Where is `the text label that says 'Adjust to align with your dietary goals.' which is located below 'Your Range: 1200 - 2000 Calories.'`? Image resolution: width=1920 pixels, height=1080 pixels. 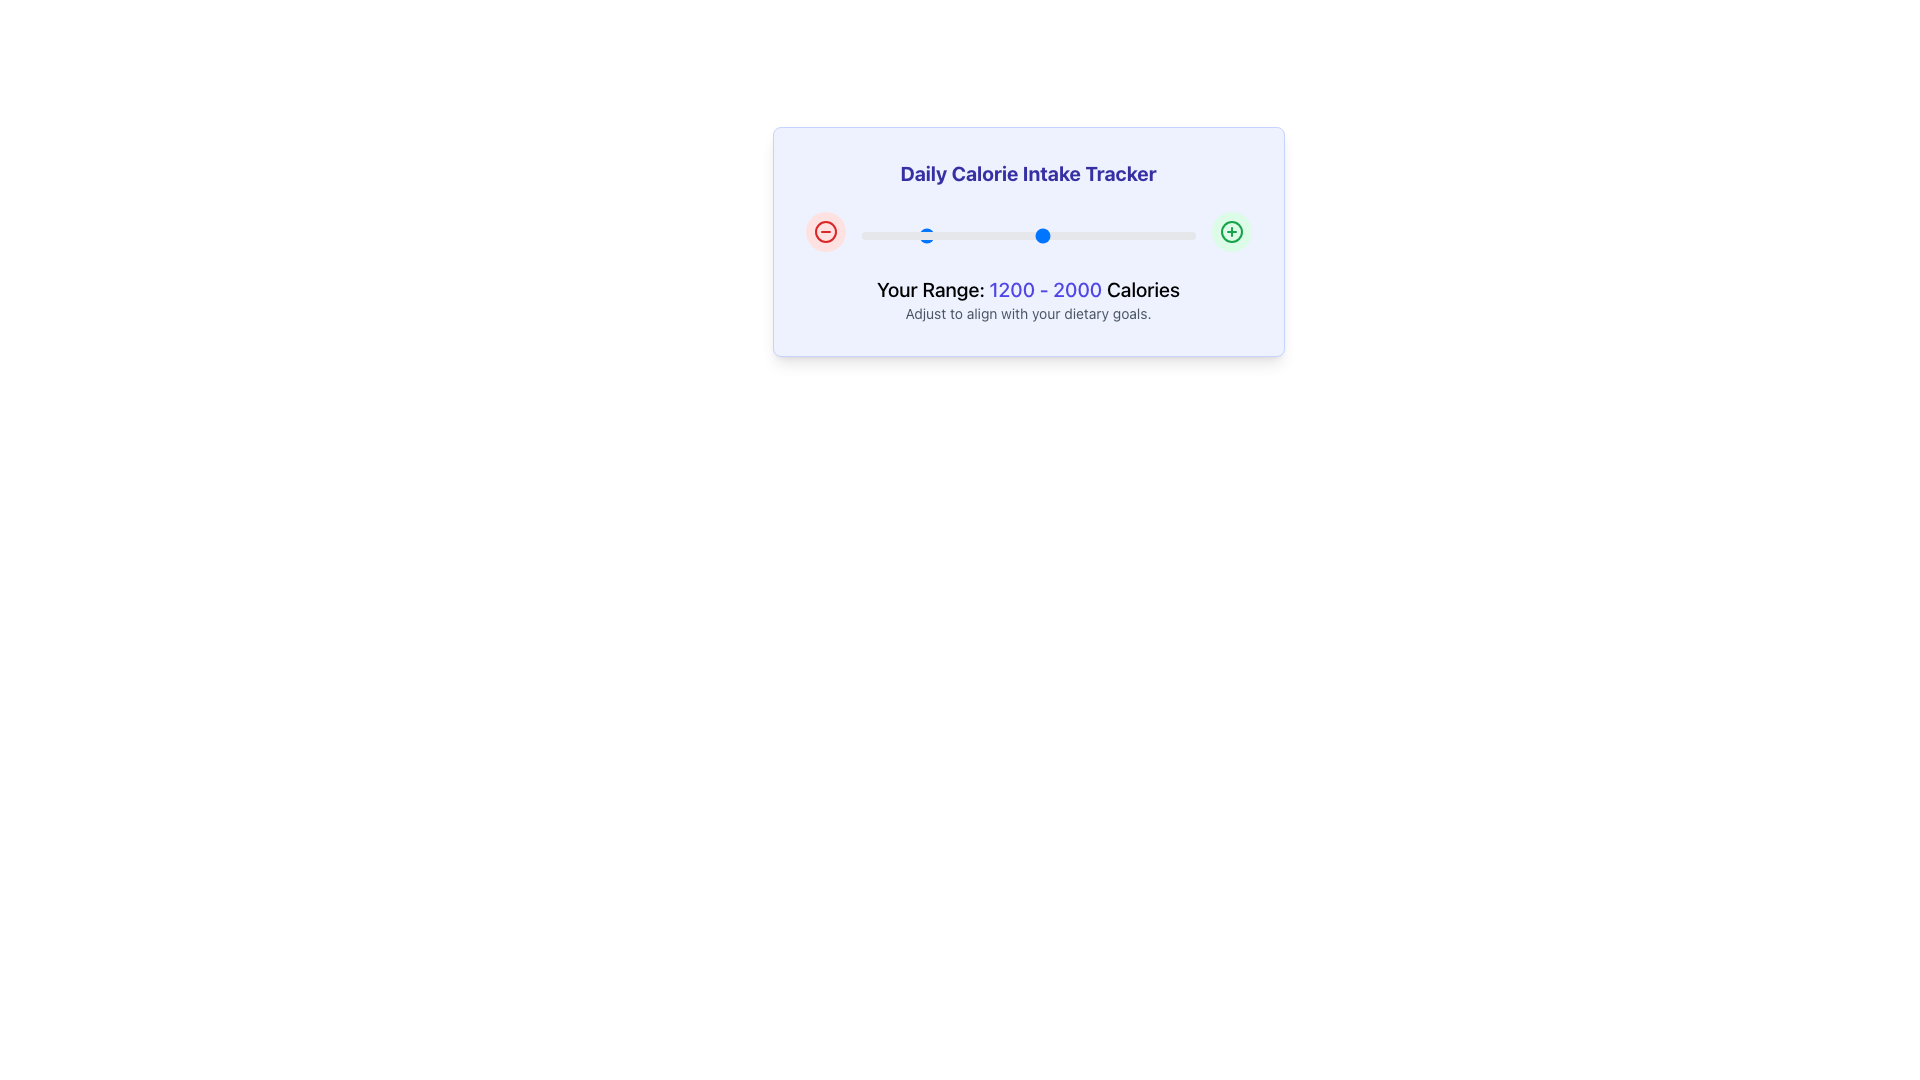
the text label that says 'Adjust to align with your dietary goals.' which is located below 'Your Range: 1200 - 2000 Calories.' is located at coordinates (1028, 313).